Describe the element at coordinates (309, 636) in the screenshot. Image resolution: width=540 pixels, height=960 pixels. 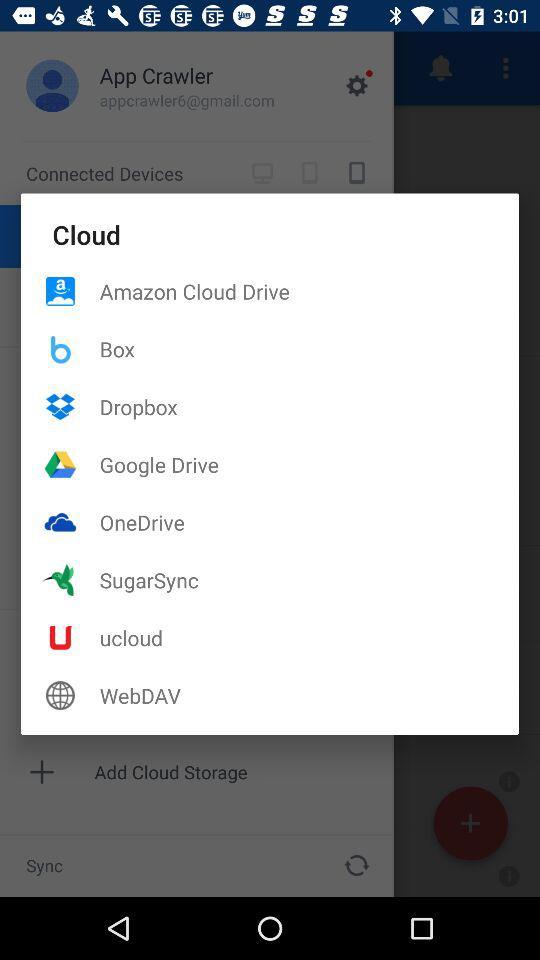
I see `the item above the webdav icon` at that location.